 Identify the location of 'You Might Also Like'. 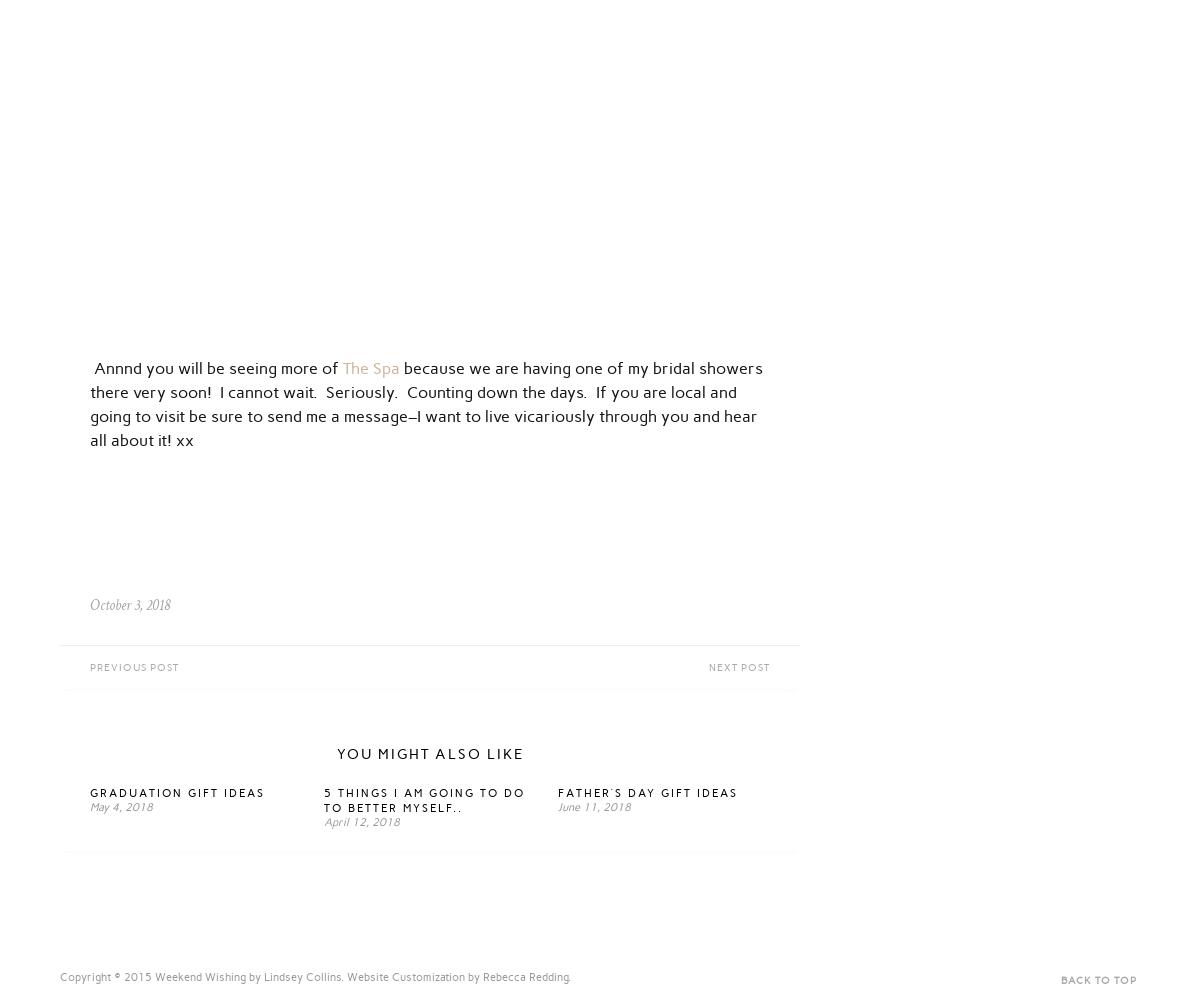
(429, 753).